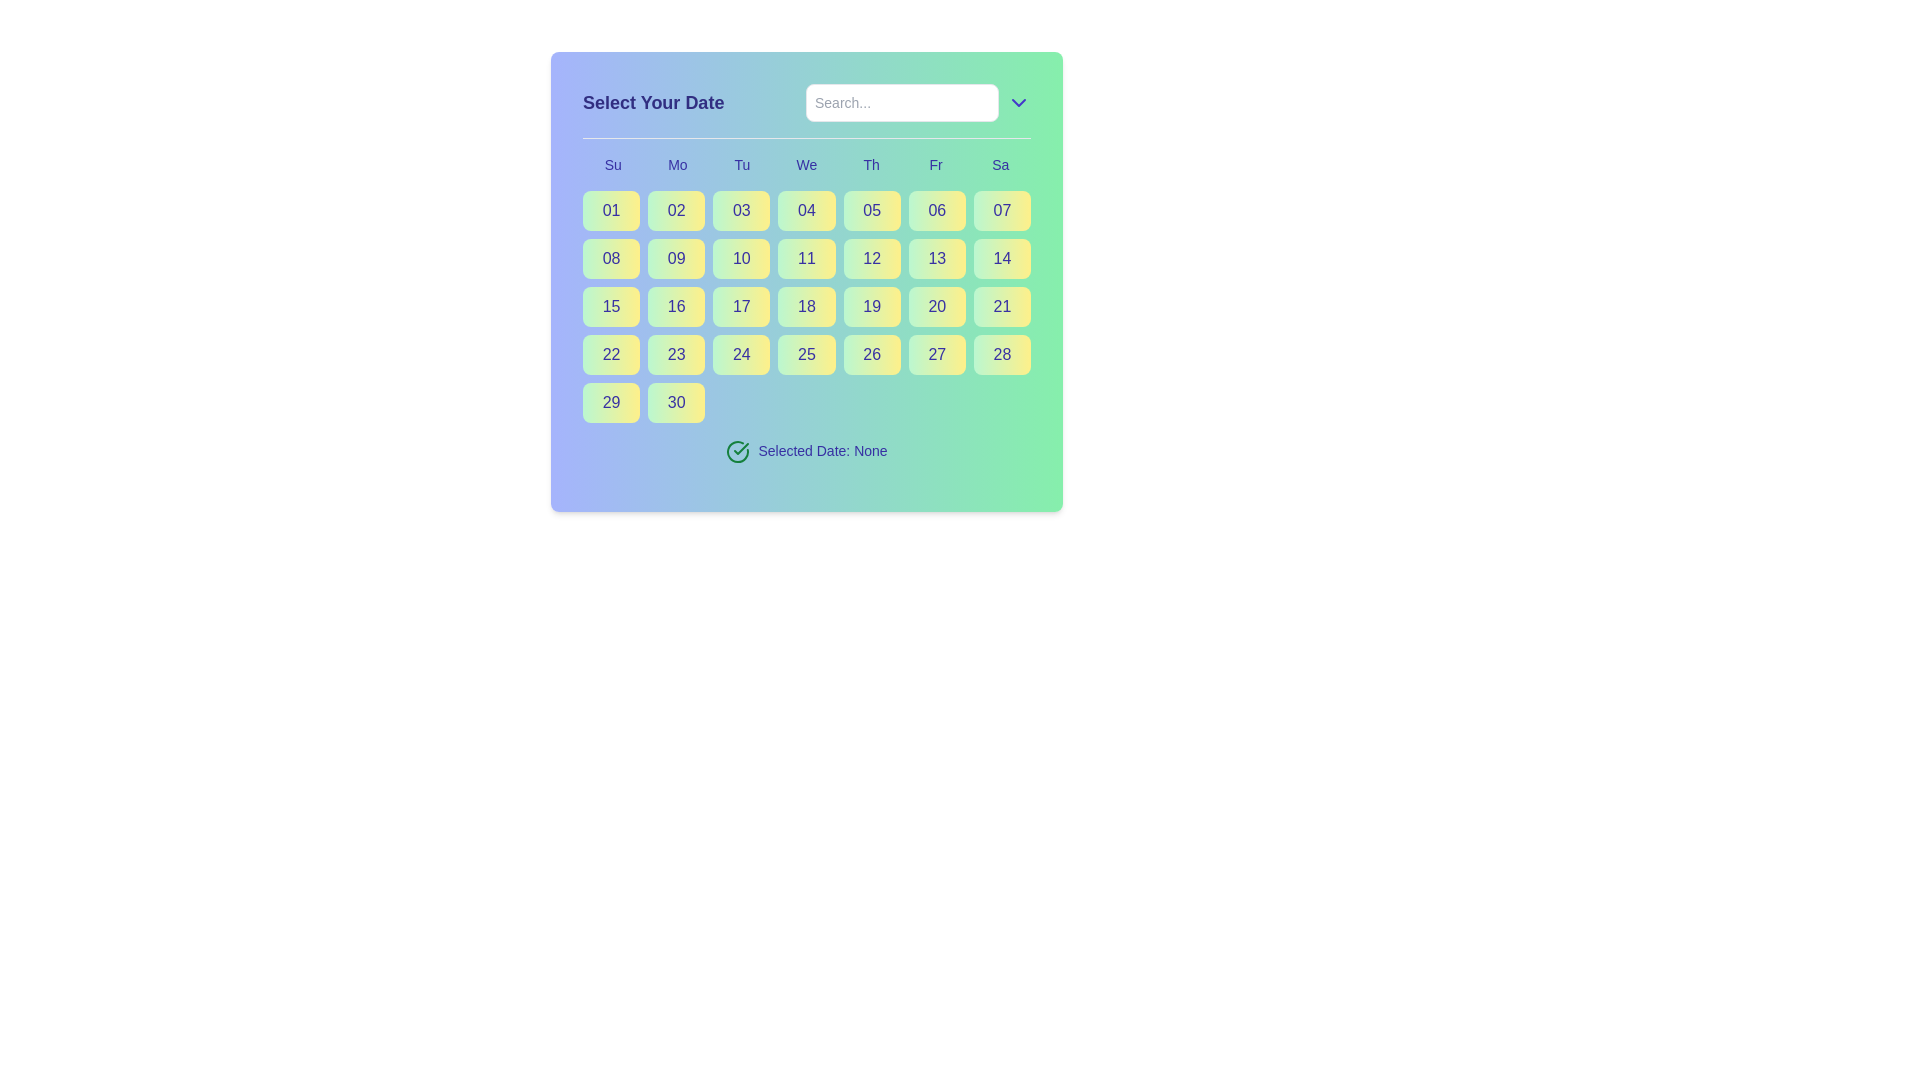 The image size is (1920, 1080). Describe the element at coordinates (936, 307) in the screenshot. I see `the button labeled '20' which is a rounded rectangular tile with a gradient background transitioning from green to yellow and contains bold indigo text centered inside` at that location.